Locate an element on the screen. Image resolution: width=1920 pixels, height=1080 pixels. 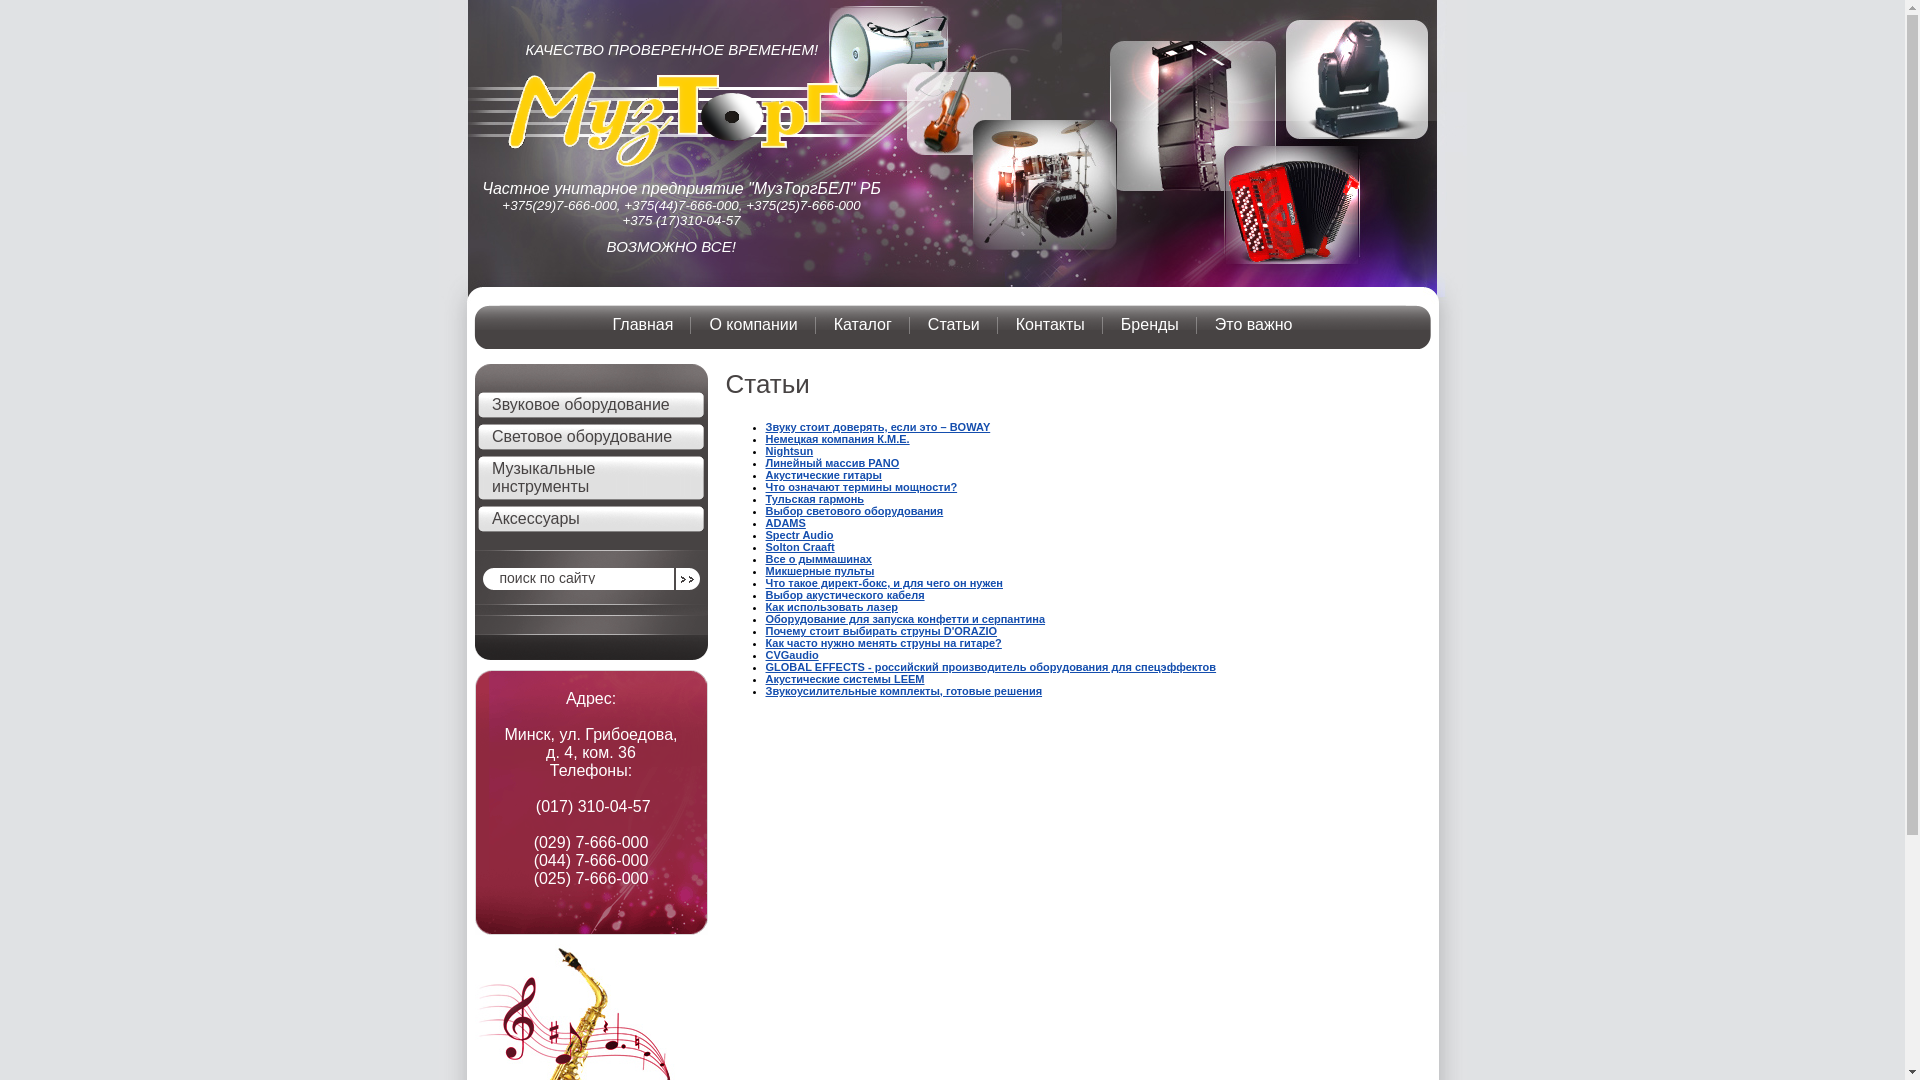
'ADAMS' is located at coordinates (785, 522).